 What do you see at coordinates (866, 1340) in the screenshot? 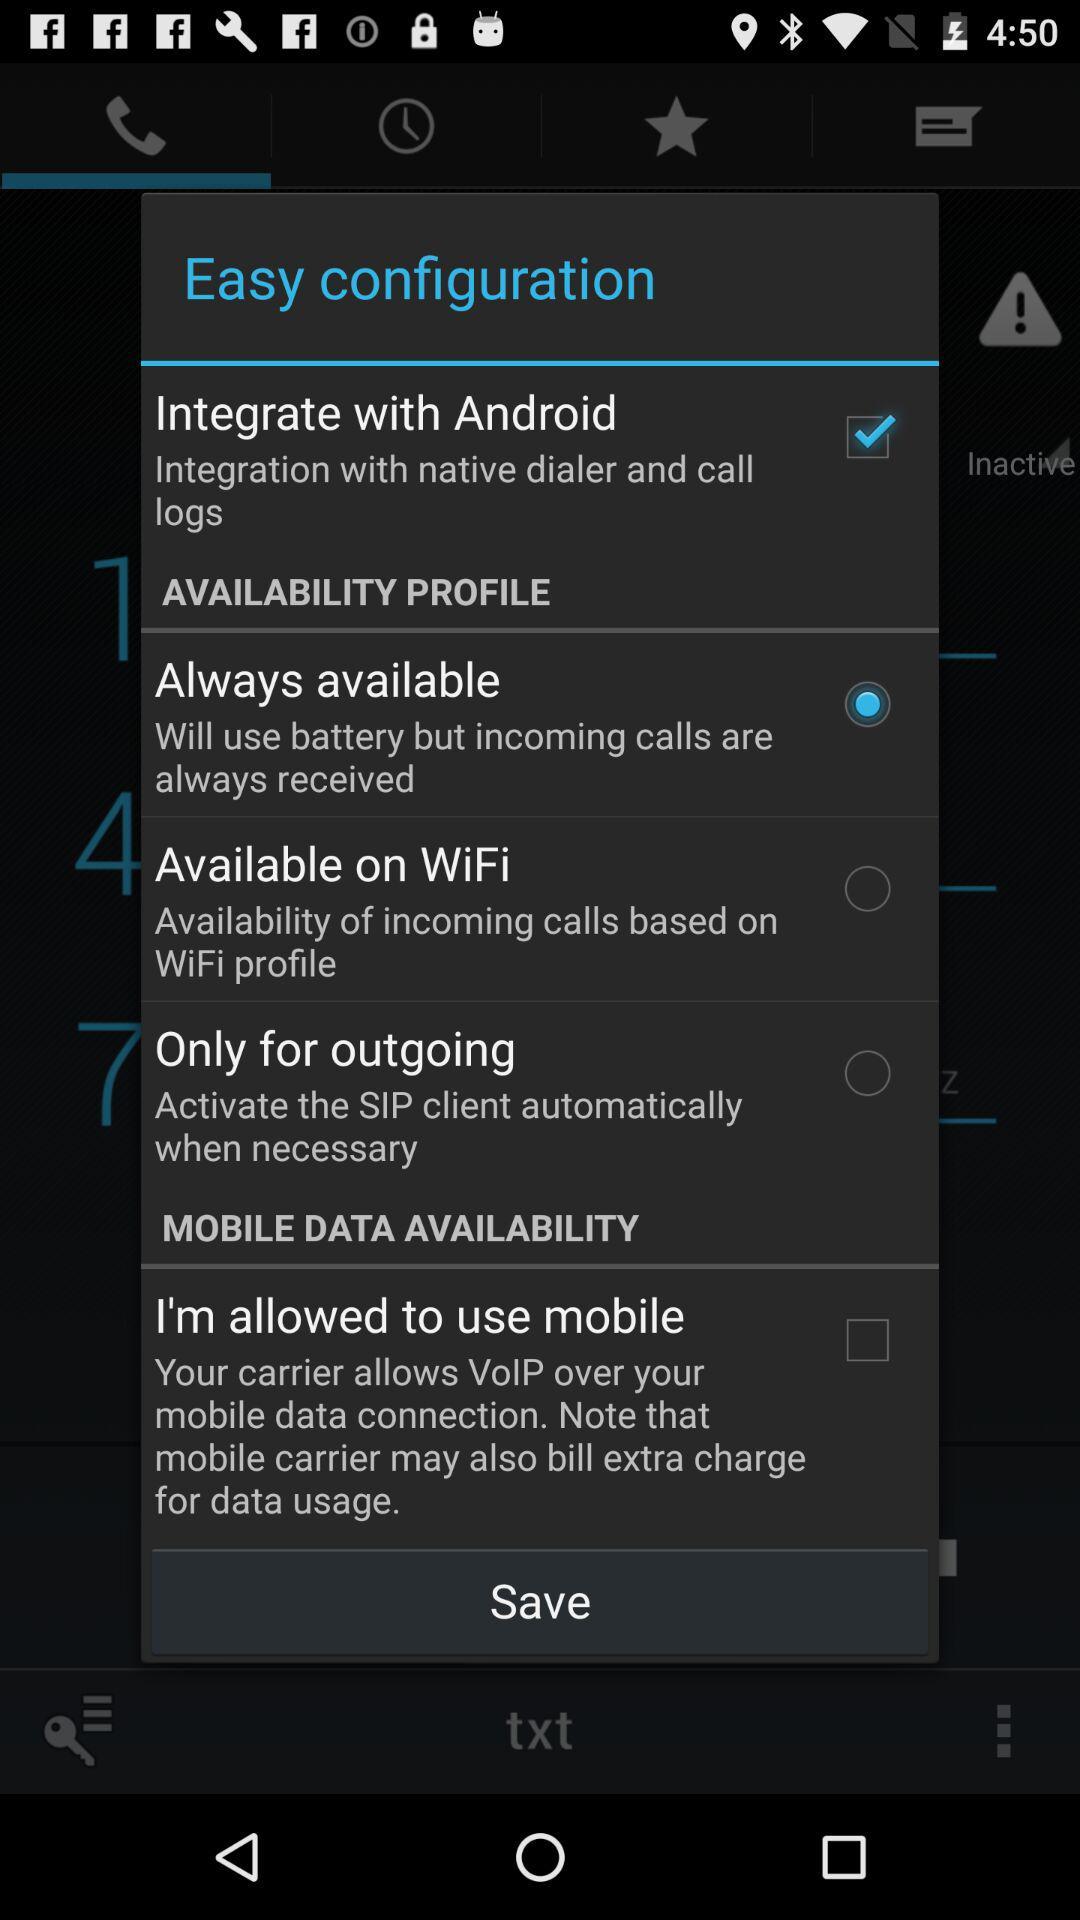
I see `the item below the mobile data availability item` at bounding box center [866, 1340].